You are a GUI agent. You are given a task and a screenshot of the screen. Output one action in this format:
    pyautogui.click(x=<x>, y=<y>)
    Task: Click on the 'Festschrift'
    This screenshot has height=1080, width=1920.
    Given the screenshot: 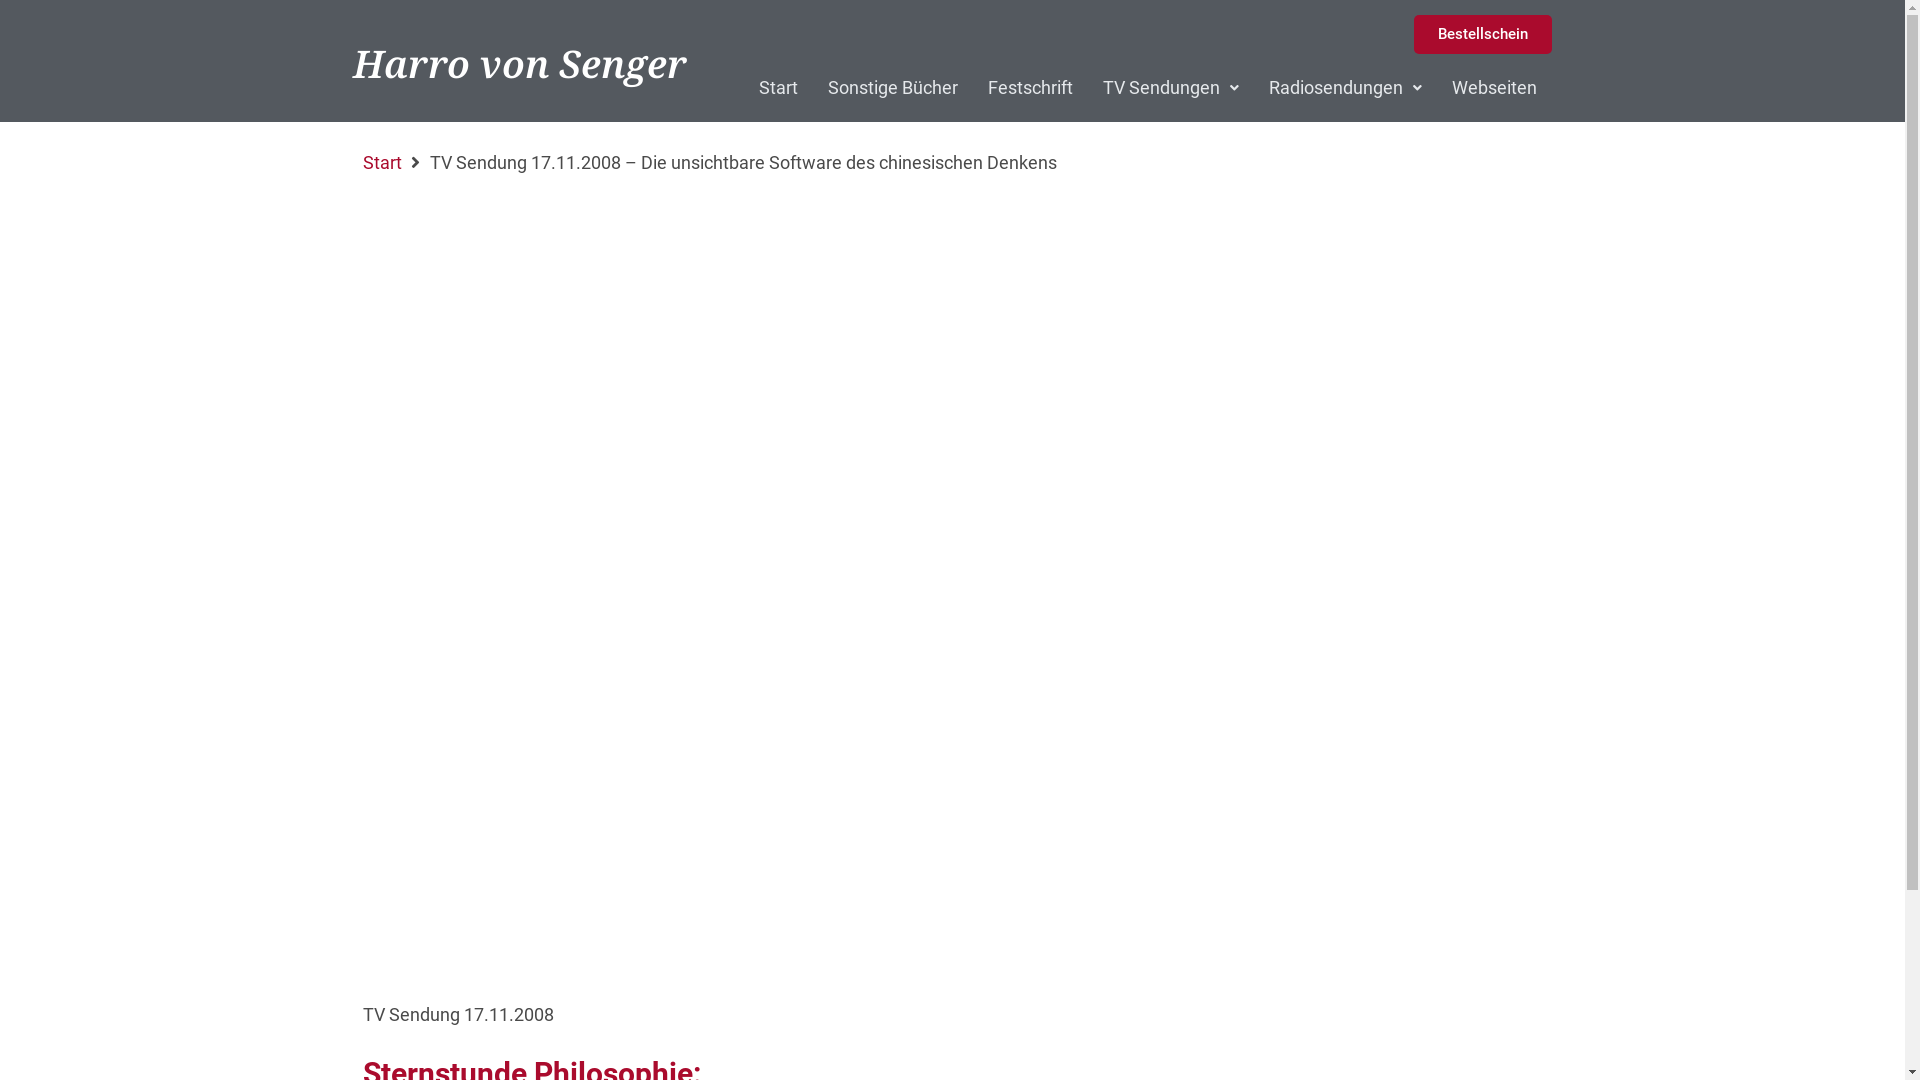 What is the action you would take?
    pyautogui.click(x=1030, y=87)
    